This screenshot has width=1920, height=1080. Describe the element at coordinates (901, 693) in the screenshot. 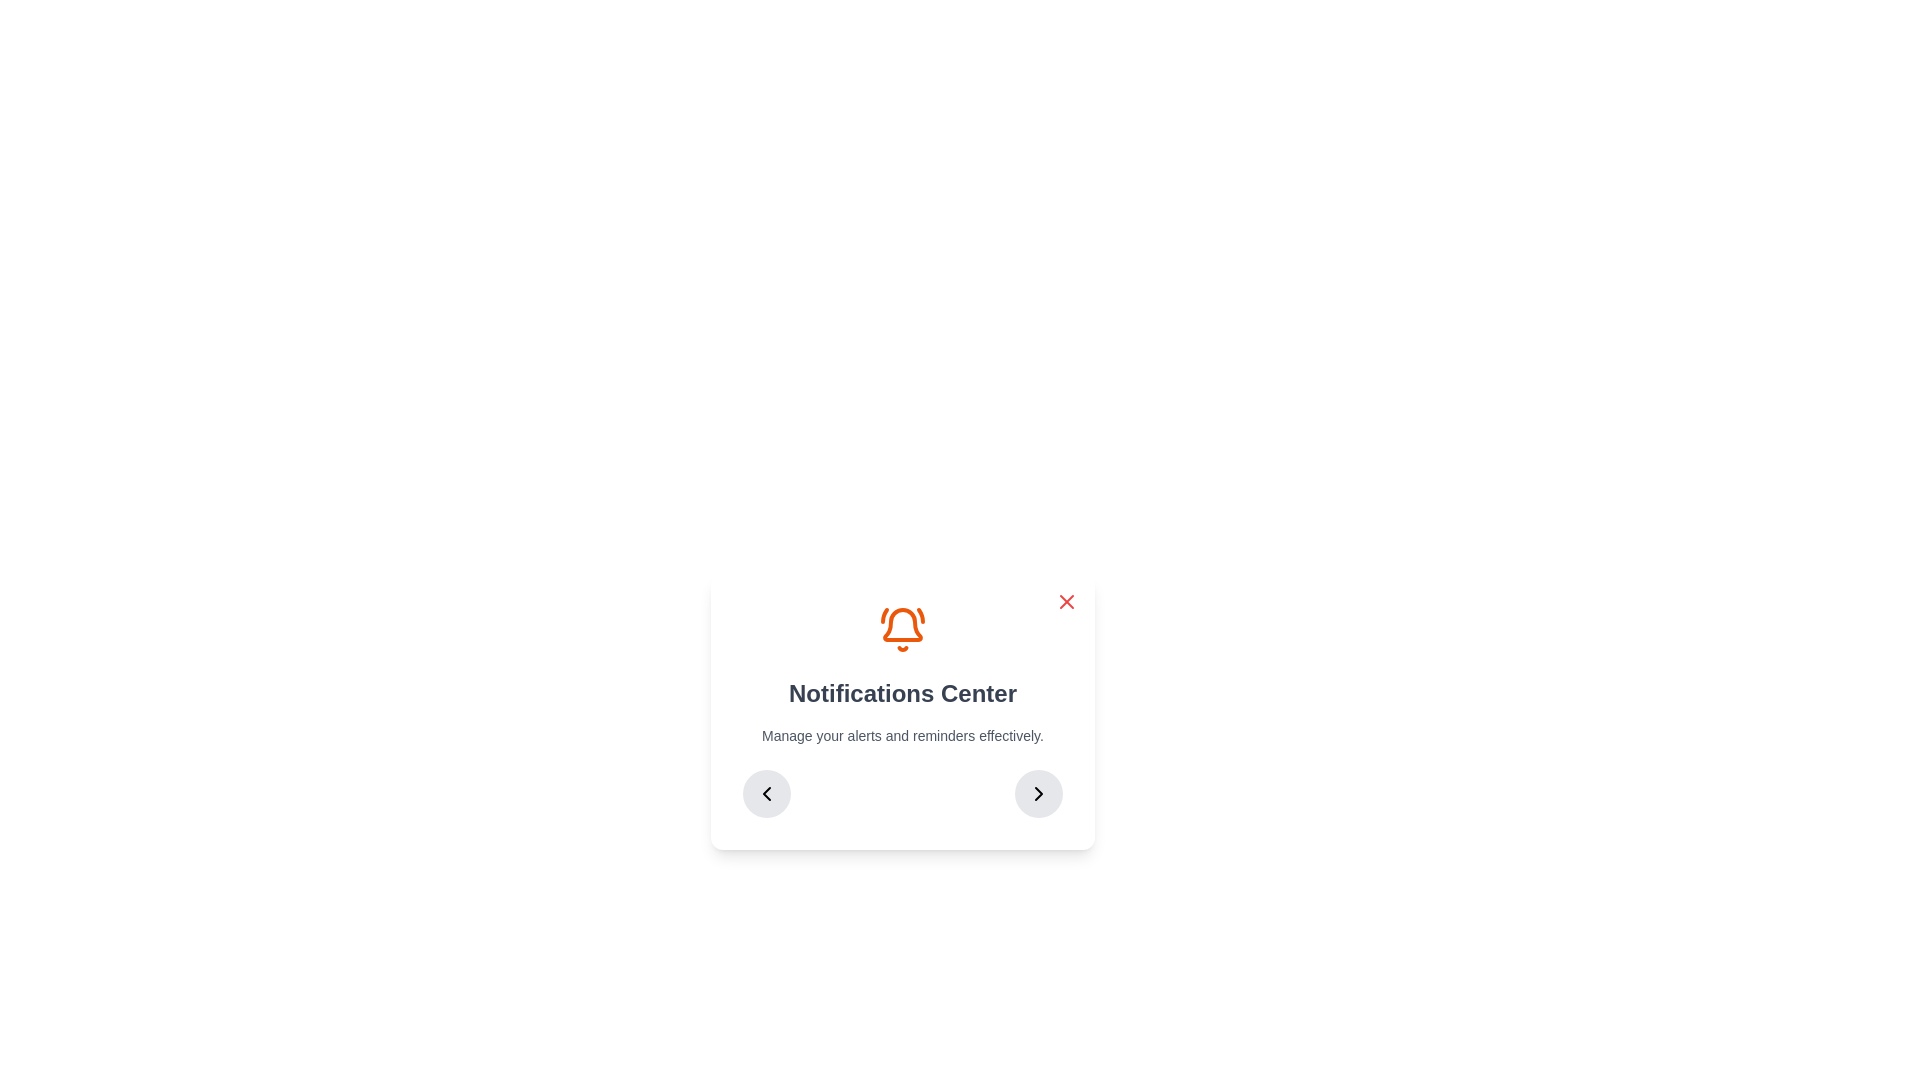

I see `the prominently styled textual heading that reads 'Notifications Center', which is positioned below the orange notification bell icon and above the smaller text 'Manage your alerts and reminders effectively'` at that location.